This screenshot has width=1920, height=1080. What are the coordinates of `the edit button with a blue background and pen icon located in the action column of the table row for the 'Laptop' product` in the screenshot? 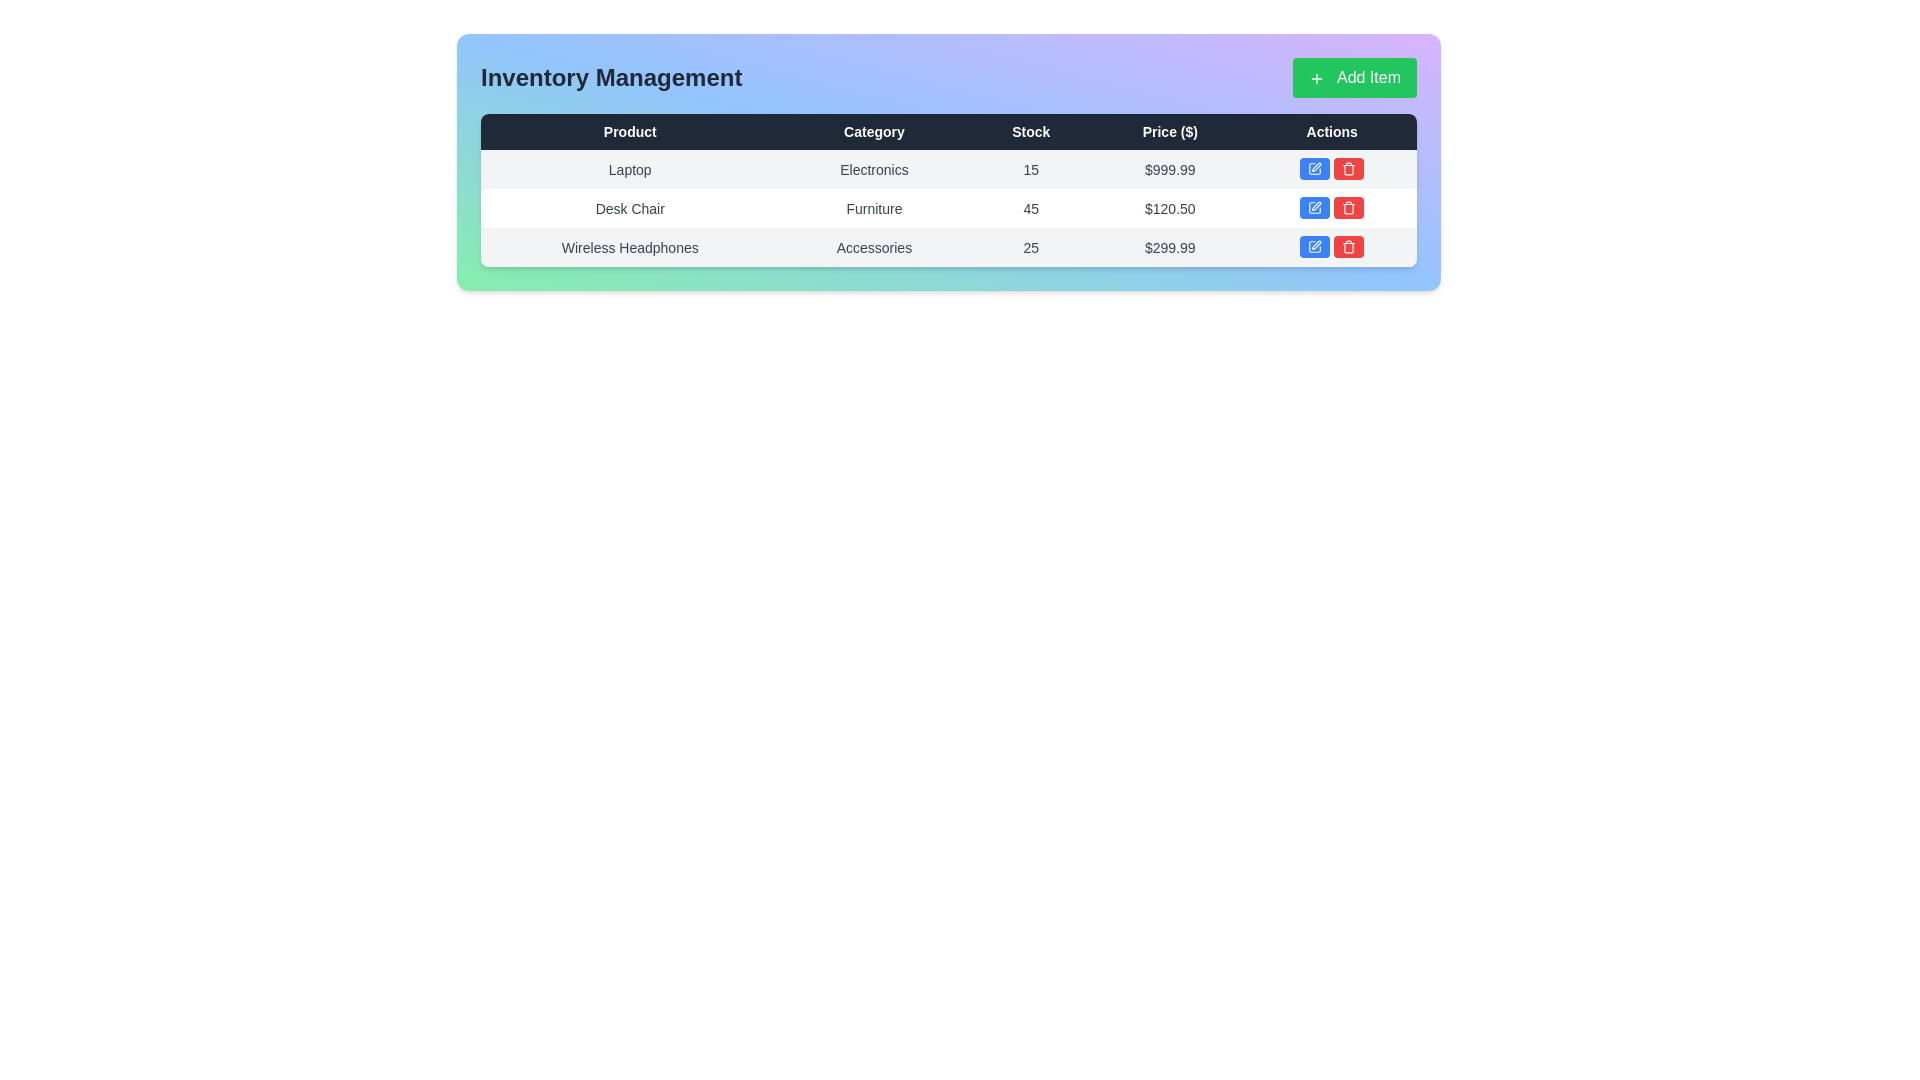 It's located at (1315, 168).